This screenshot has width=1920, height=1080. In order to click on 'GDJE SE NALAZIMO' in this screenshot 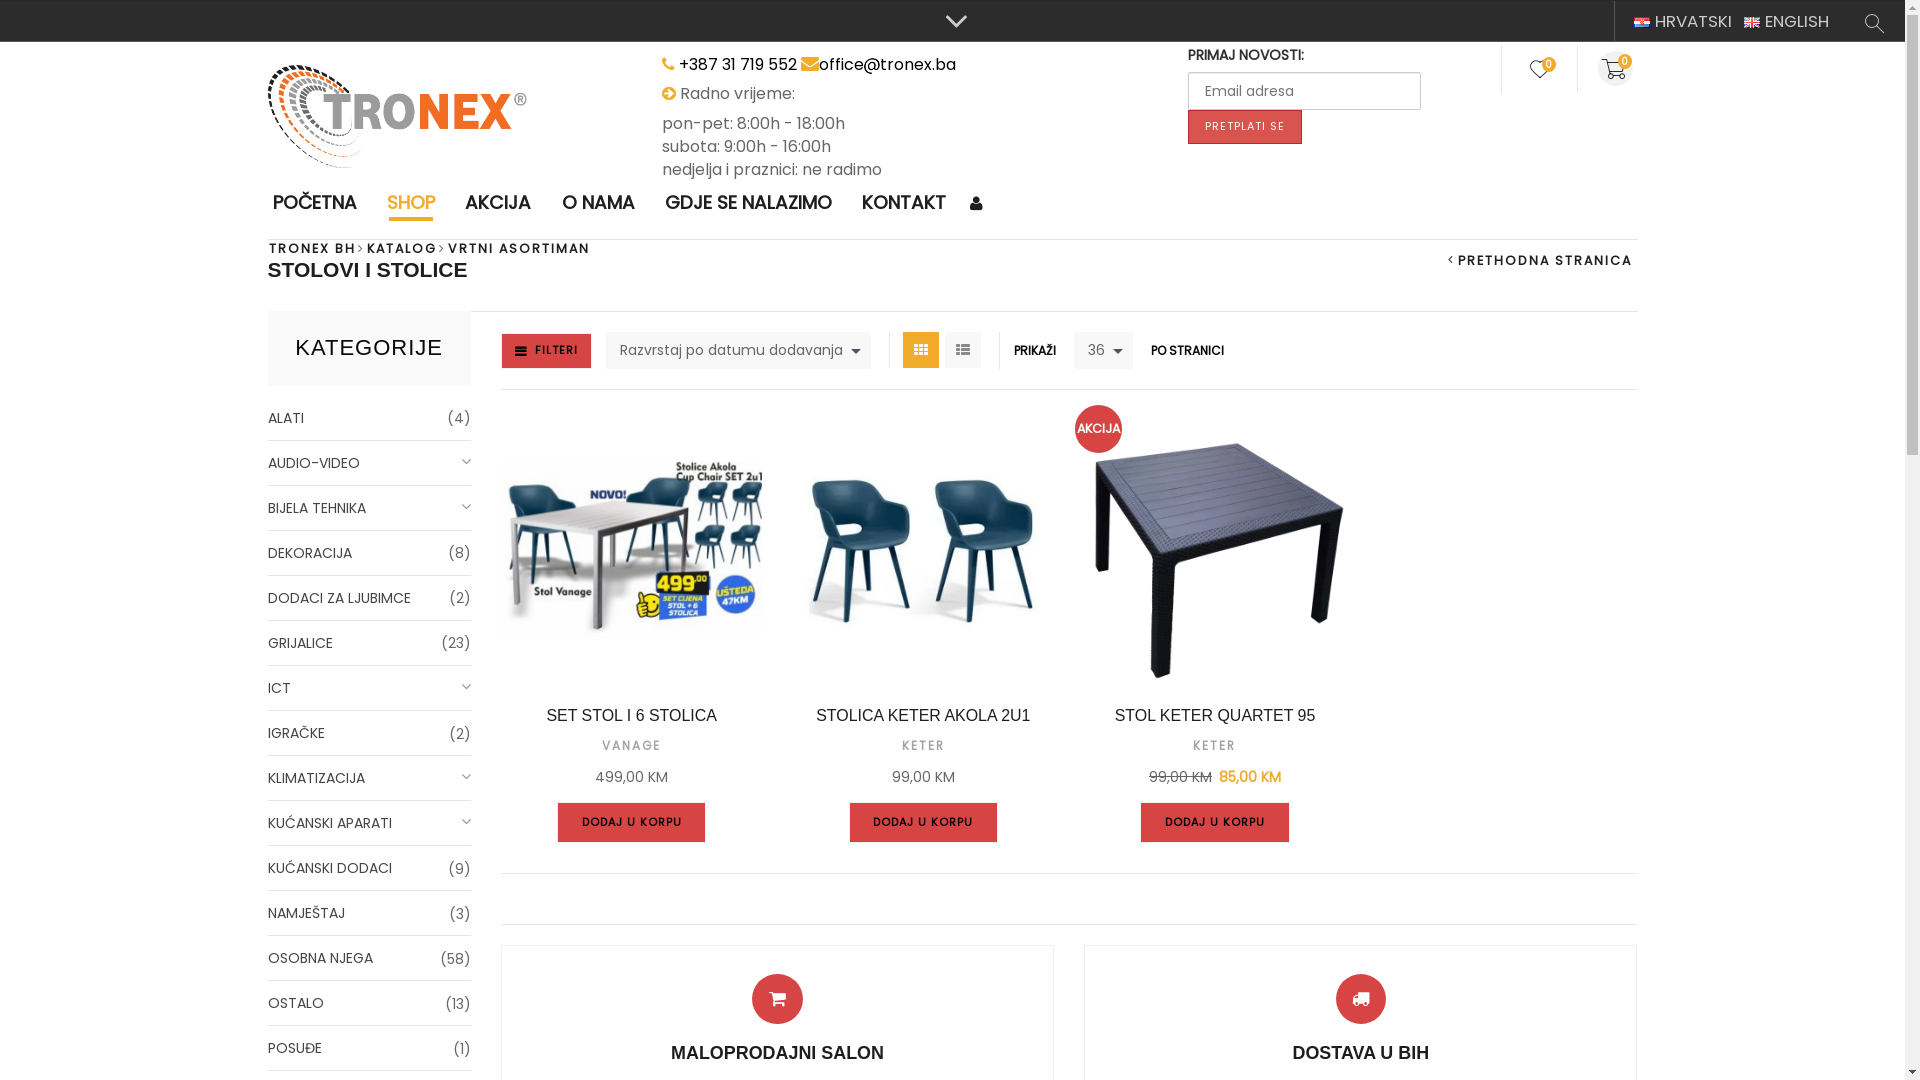, I will do `click(658, 203)`.